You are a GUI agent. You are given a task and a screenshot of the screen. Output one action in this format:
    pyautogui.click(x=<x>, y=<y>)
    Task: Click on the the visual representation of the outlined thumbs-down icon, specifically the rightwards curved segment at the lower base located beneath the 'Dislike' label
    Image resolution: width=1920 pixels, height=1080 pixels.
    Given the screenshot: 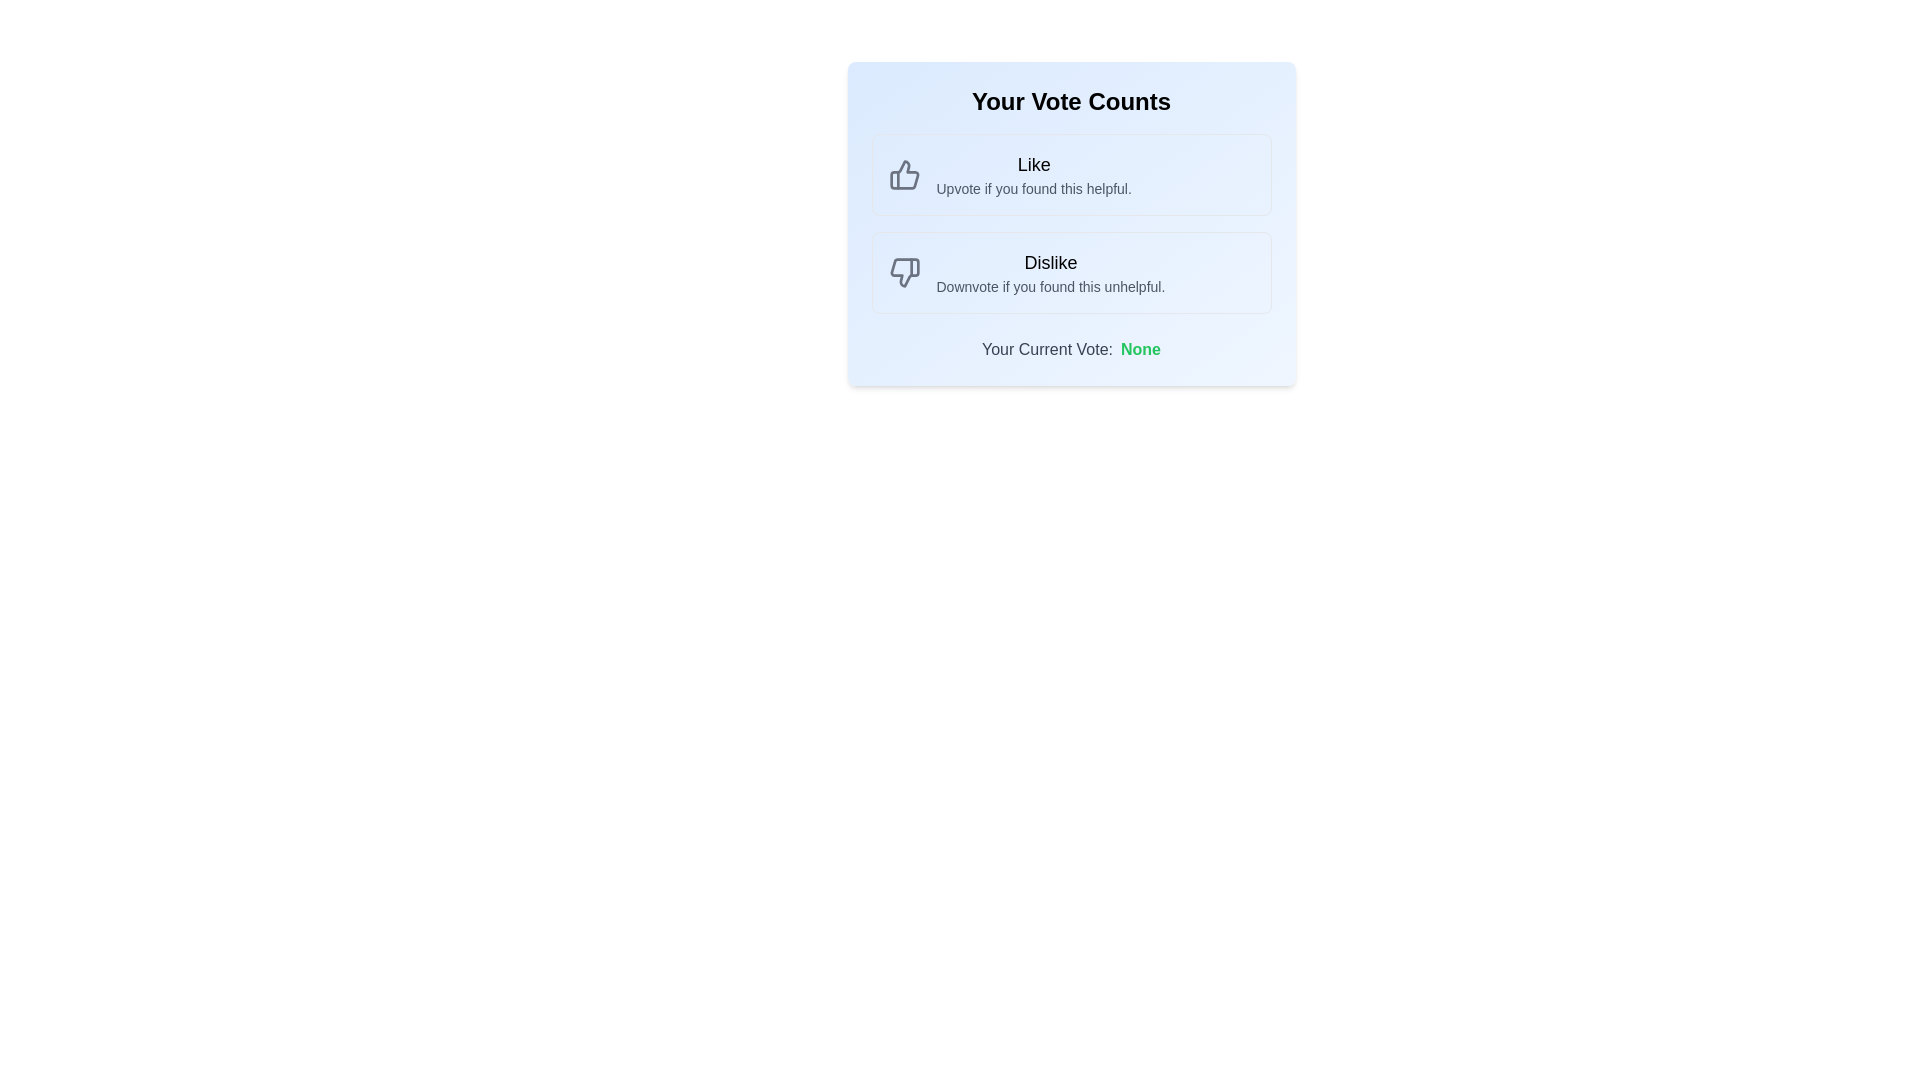 What is the action you would take?
    pyautogui.click(x=903, y=273)
    